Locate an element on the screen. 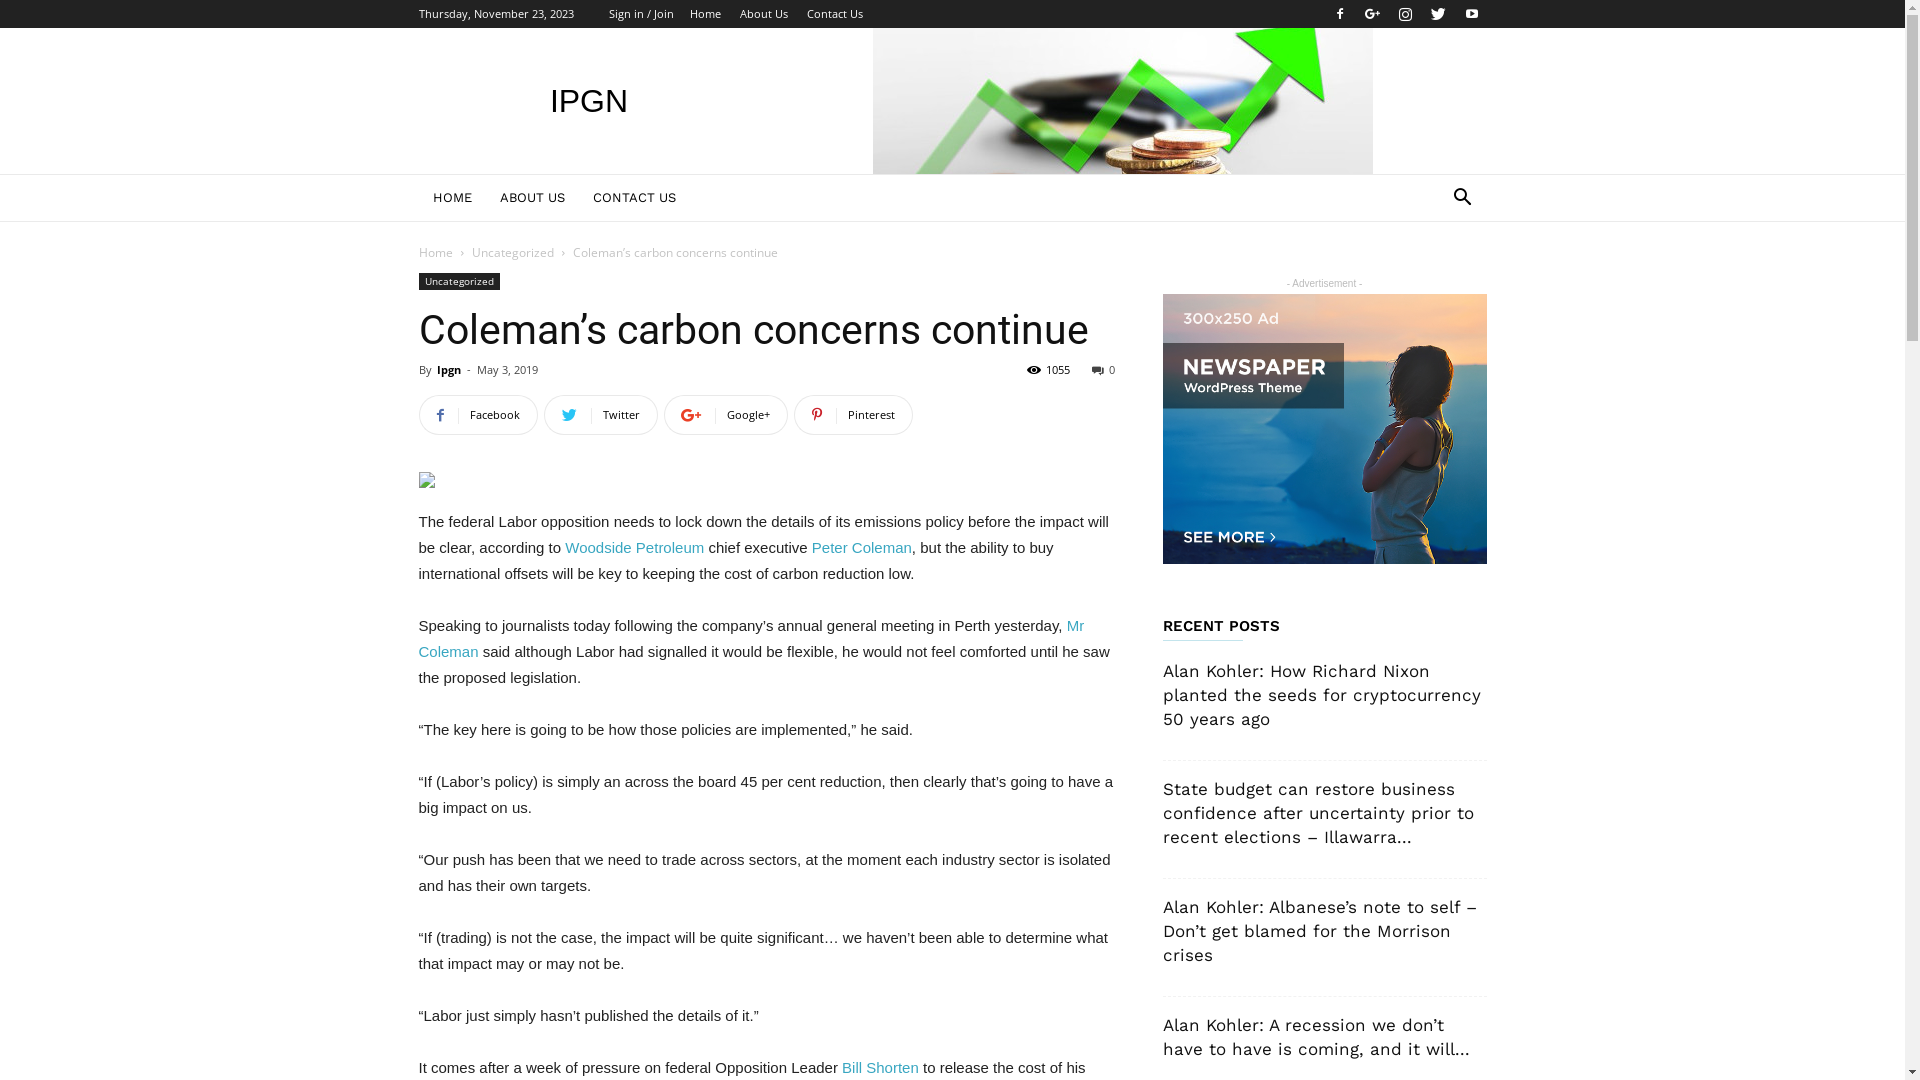  'Ipgn' is located at coordinates (435, 369).